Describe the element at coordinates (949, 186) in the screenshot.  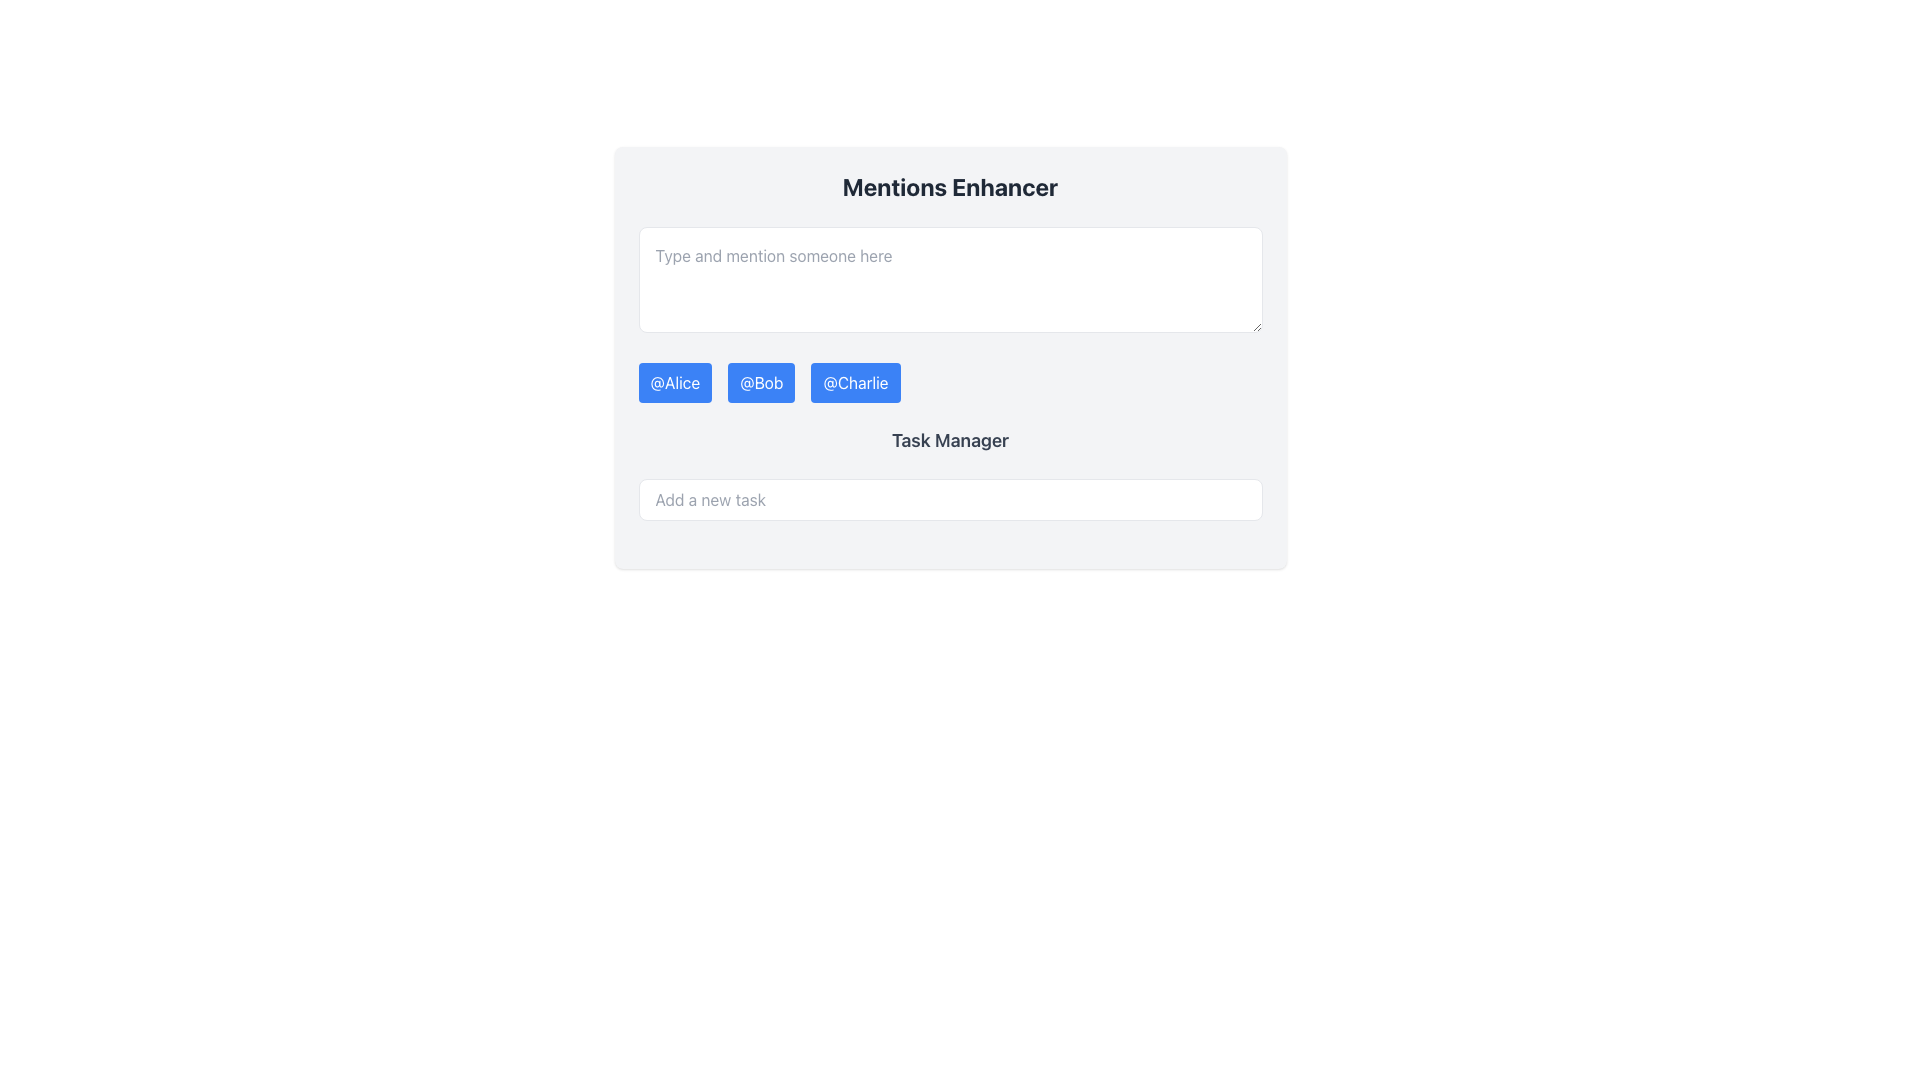
I see `the 'Mentions Enhancer' text element, which is displayed in bold, large font and dark gray color at the top of a white panel with rounded corners` at that location.